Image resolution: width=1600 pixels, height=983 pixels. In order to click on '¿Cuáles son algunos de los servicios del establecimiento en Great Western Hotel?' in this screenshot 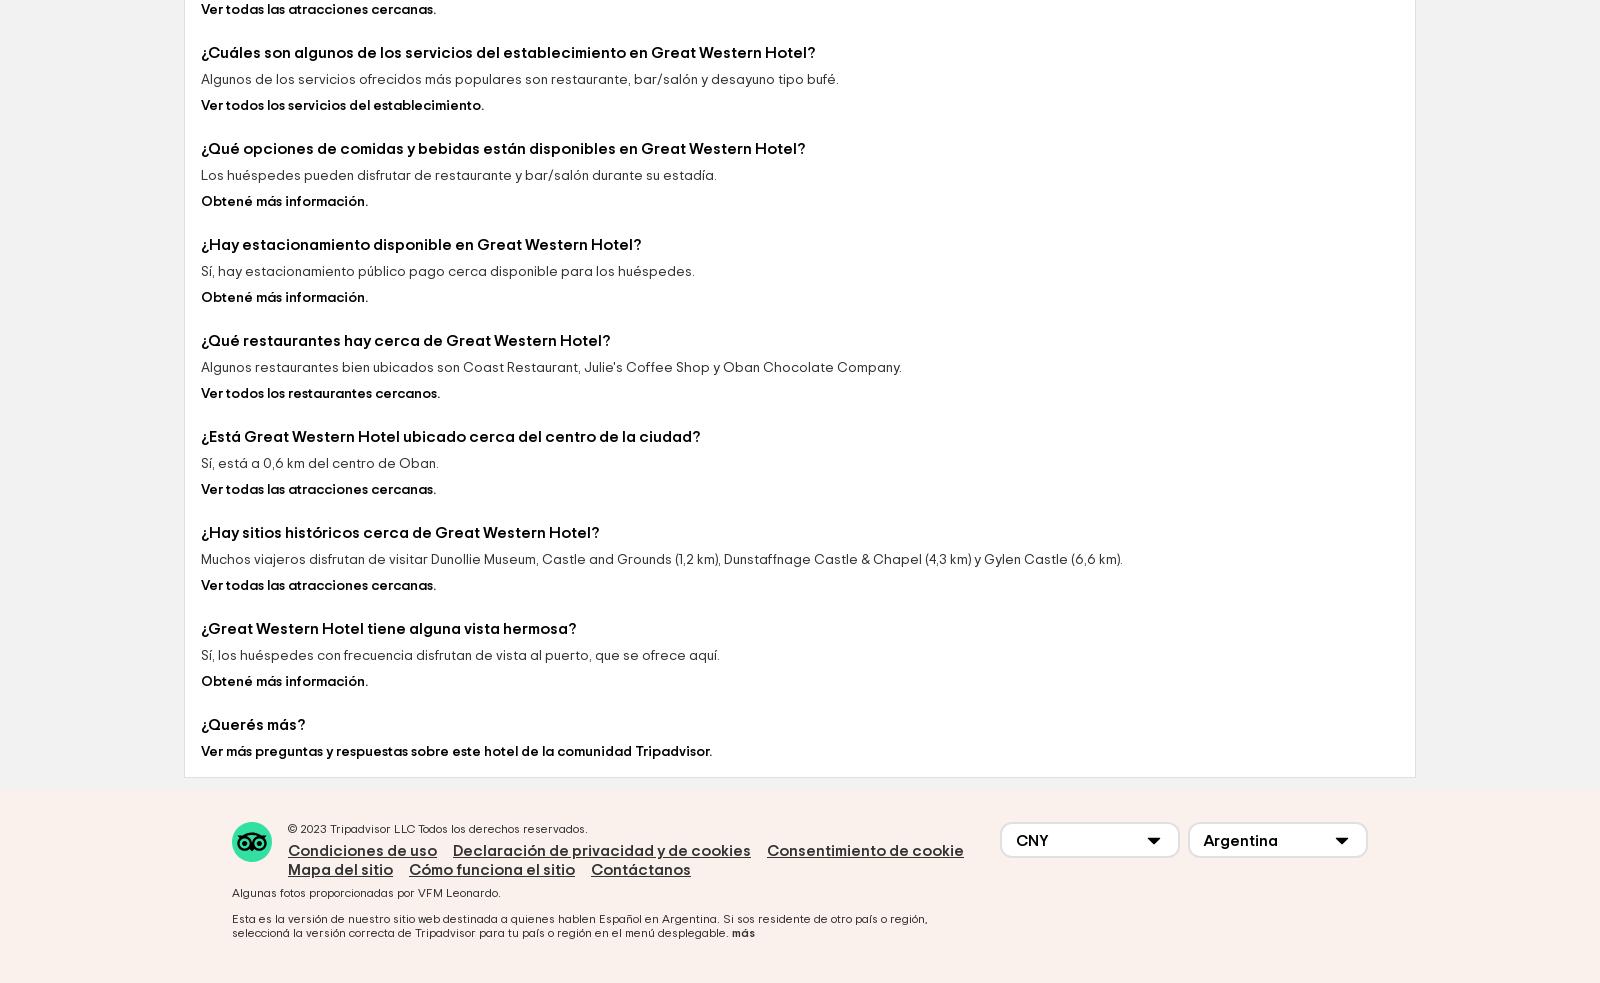, I will do `click(507, 191)`.